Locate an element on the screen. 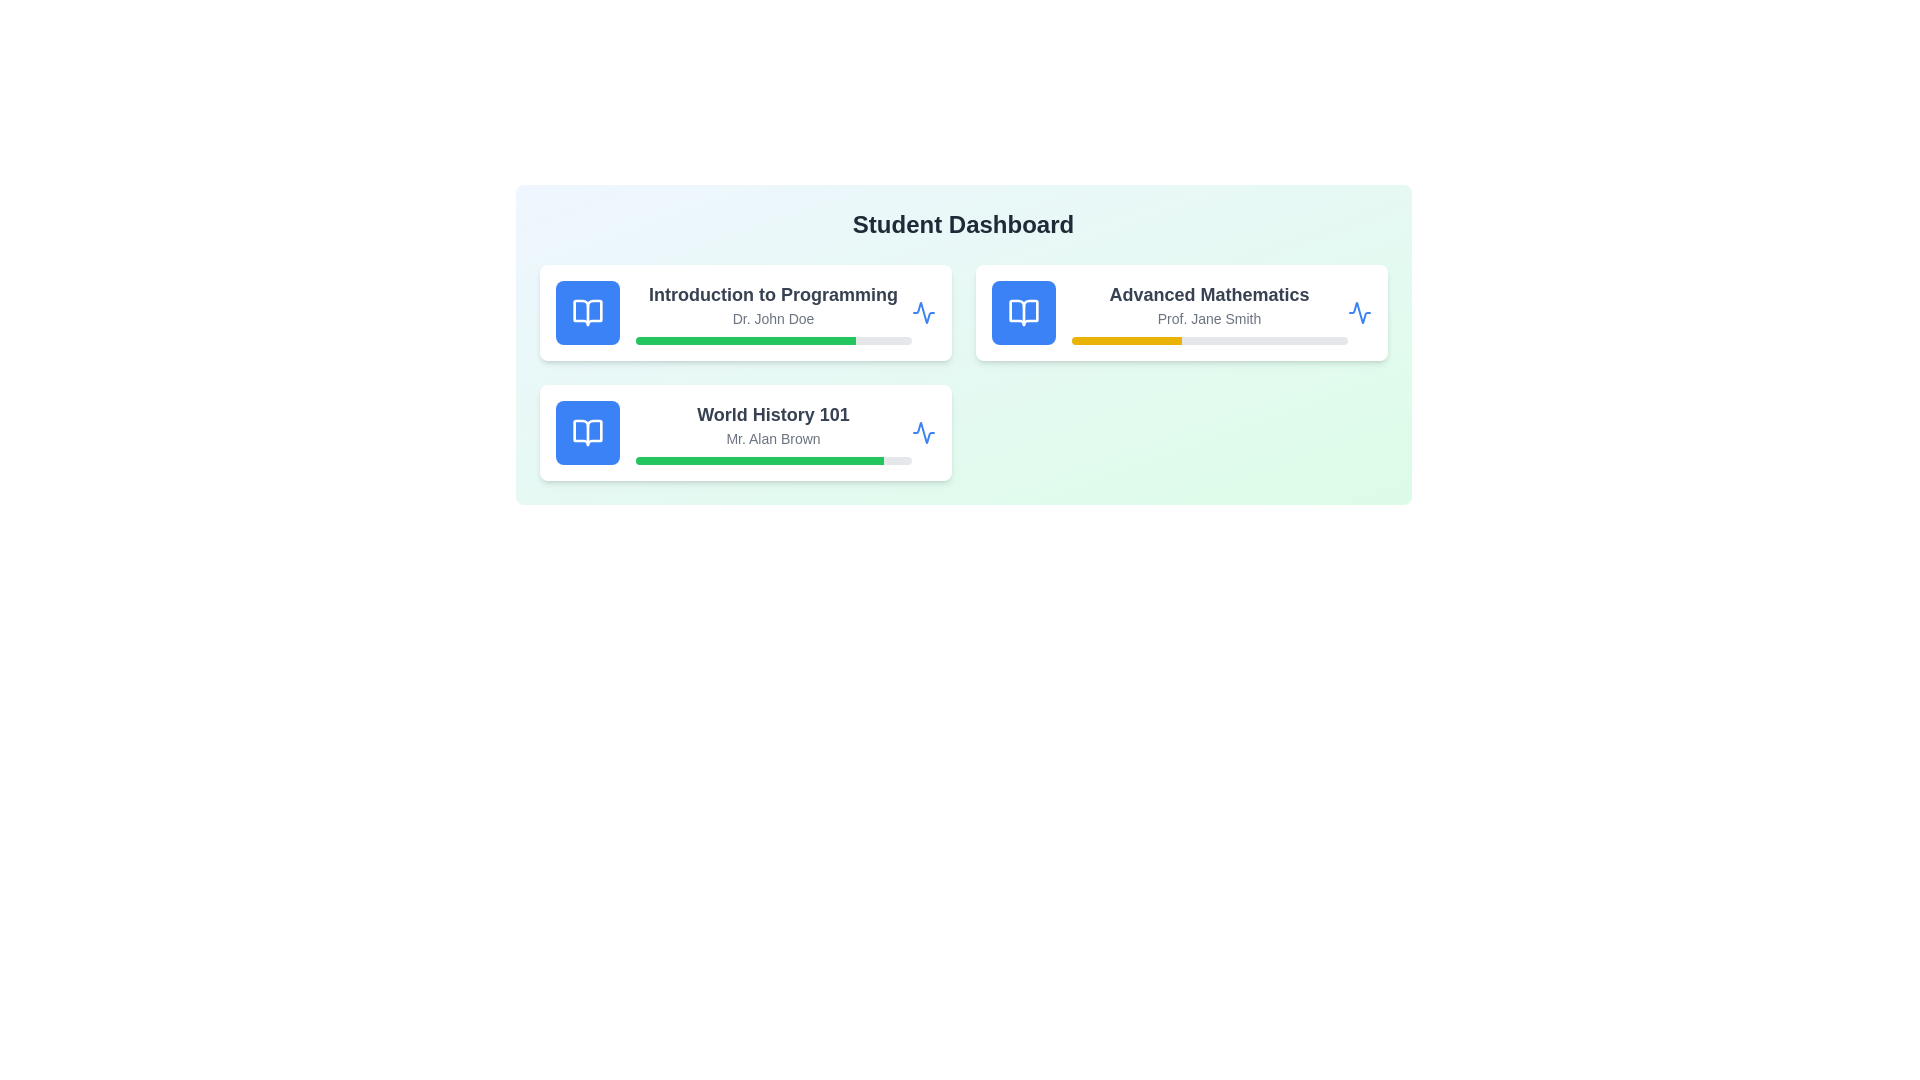 The height and width of the screenshot is (1080, 1920). the course card for Advanced Mathematics is located at coordinates (1181, 312).